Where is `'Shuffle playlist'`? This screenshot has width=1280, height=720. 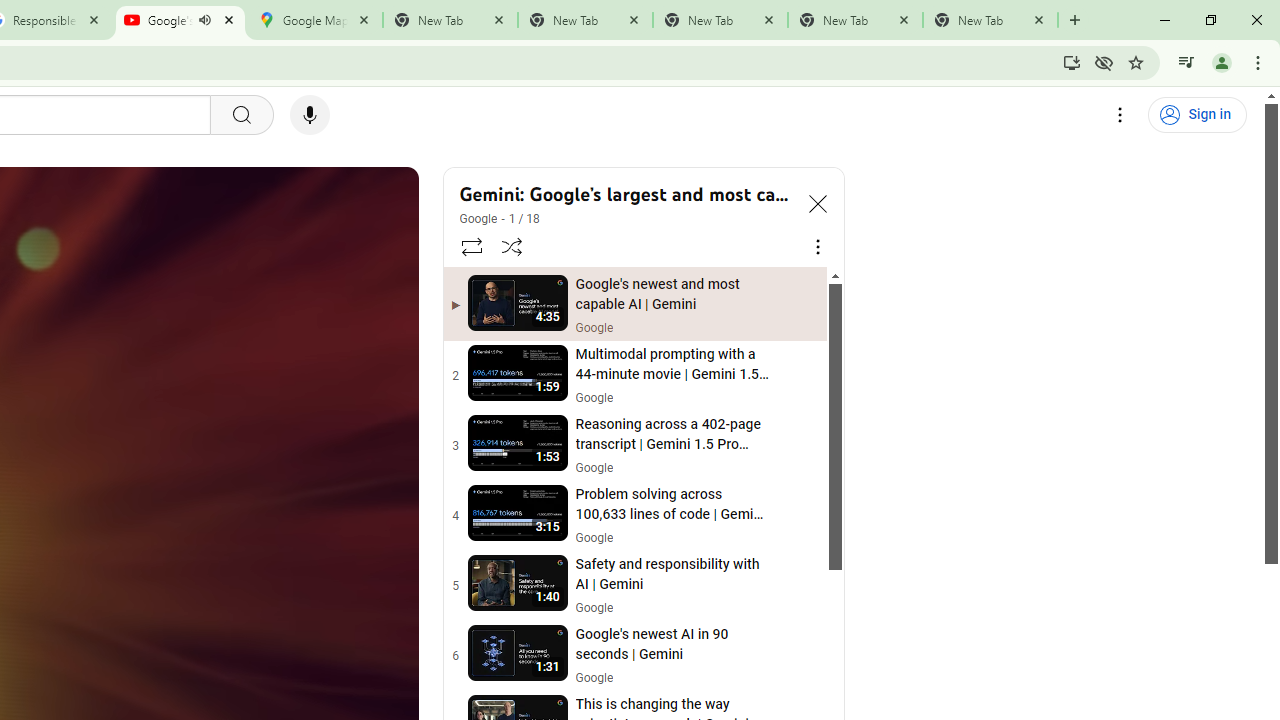
'Shuffle playlist' is located at coordinates (512, 245).